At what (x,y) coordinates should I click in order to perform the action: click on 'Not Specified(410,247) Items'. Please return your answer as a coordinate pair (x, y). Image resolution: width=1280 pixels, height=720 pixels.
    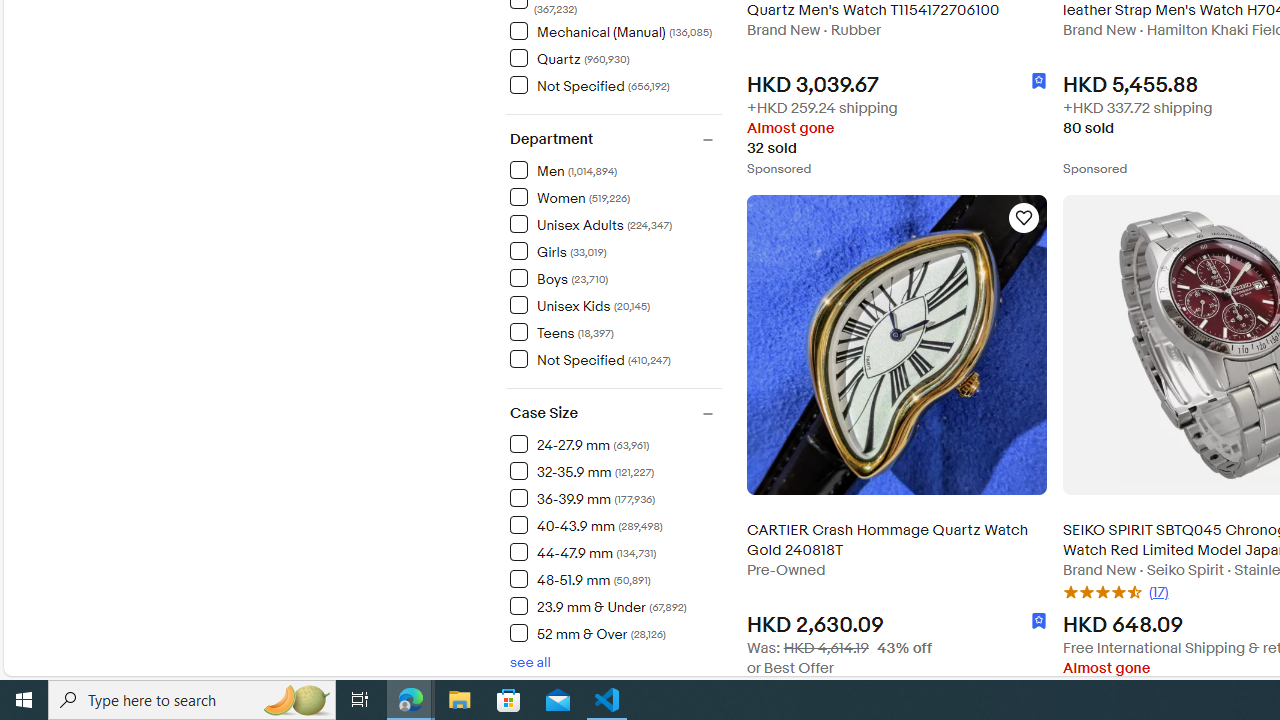
    Looking at the image, I should click on (614, 357).